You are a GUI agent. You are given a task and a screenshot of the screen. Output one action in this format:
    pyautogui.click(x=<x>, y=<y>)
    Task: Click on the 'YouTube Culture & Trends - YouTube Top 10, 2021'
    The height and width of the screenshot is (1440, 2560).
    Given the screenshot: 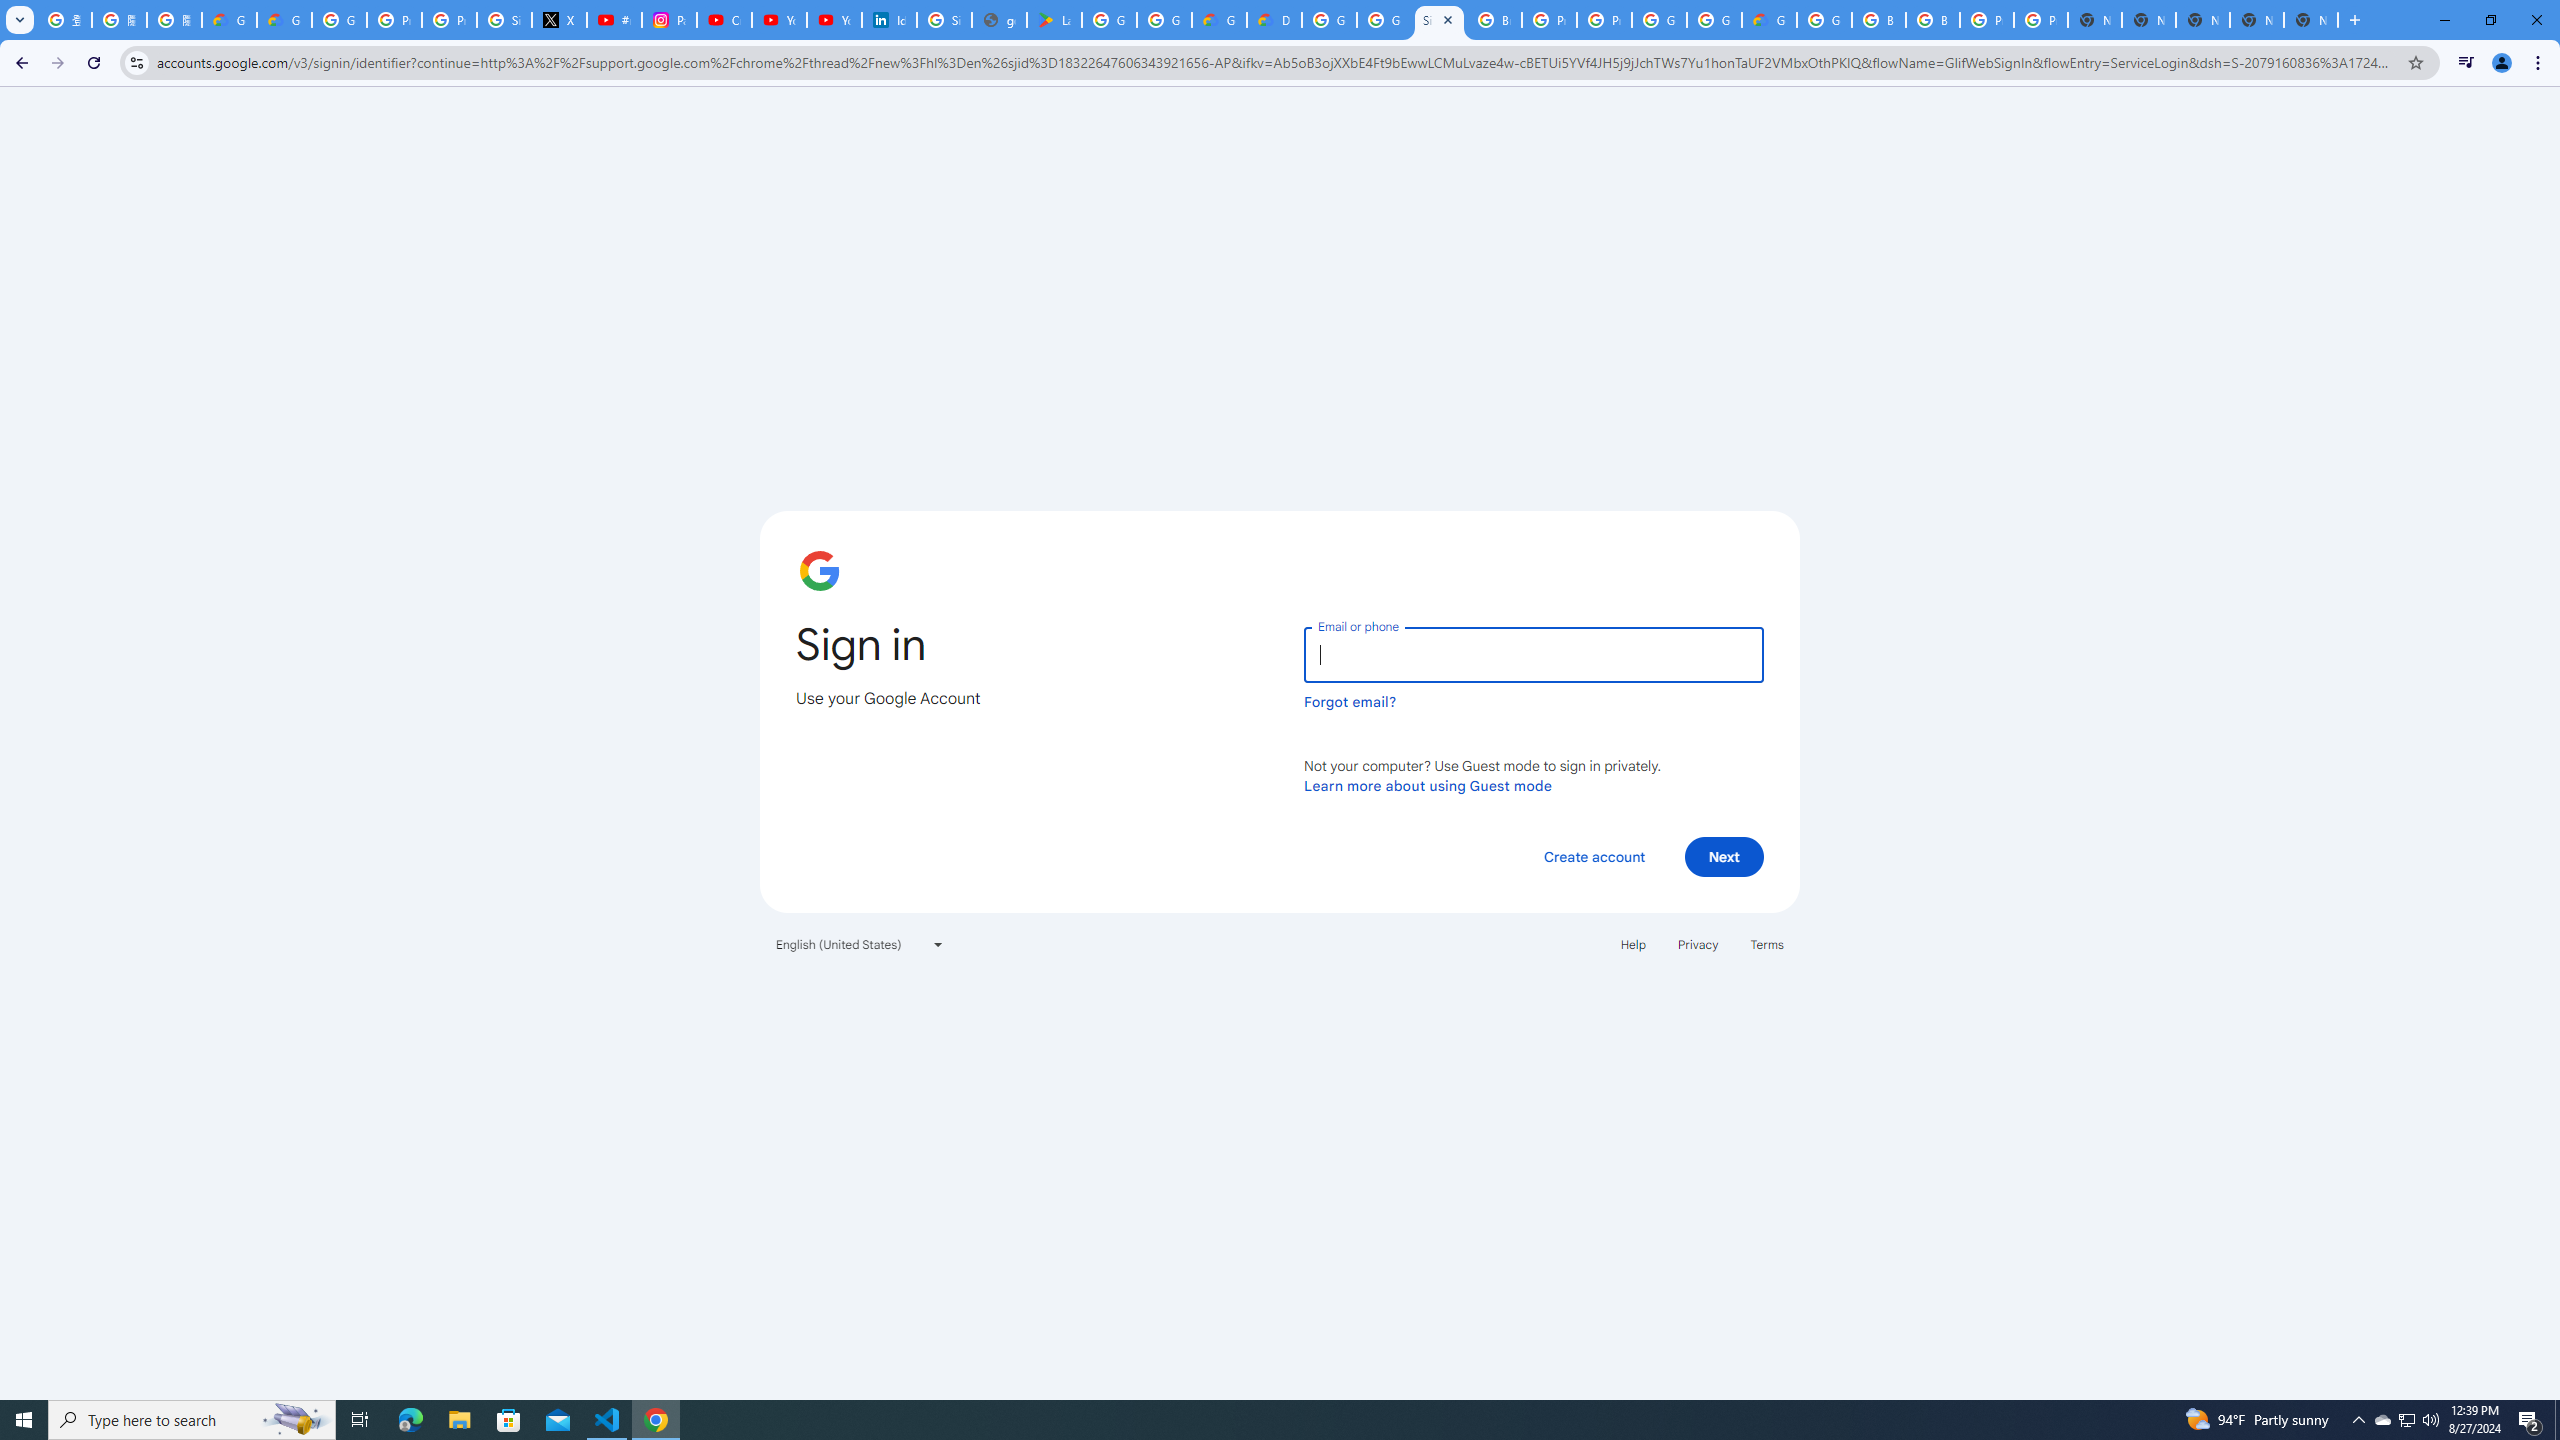 What is the action you would take?
    pyautogui.click(x=833, y=19)
    